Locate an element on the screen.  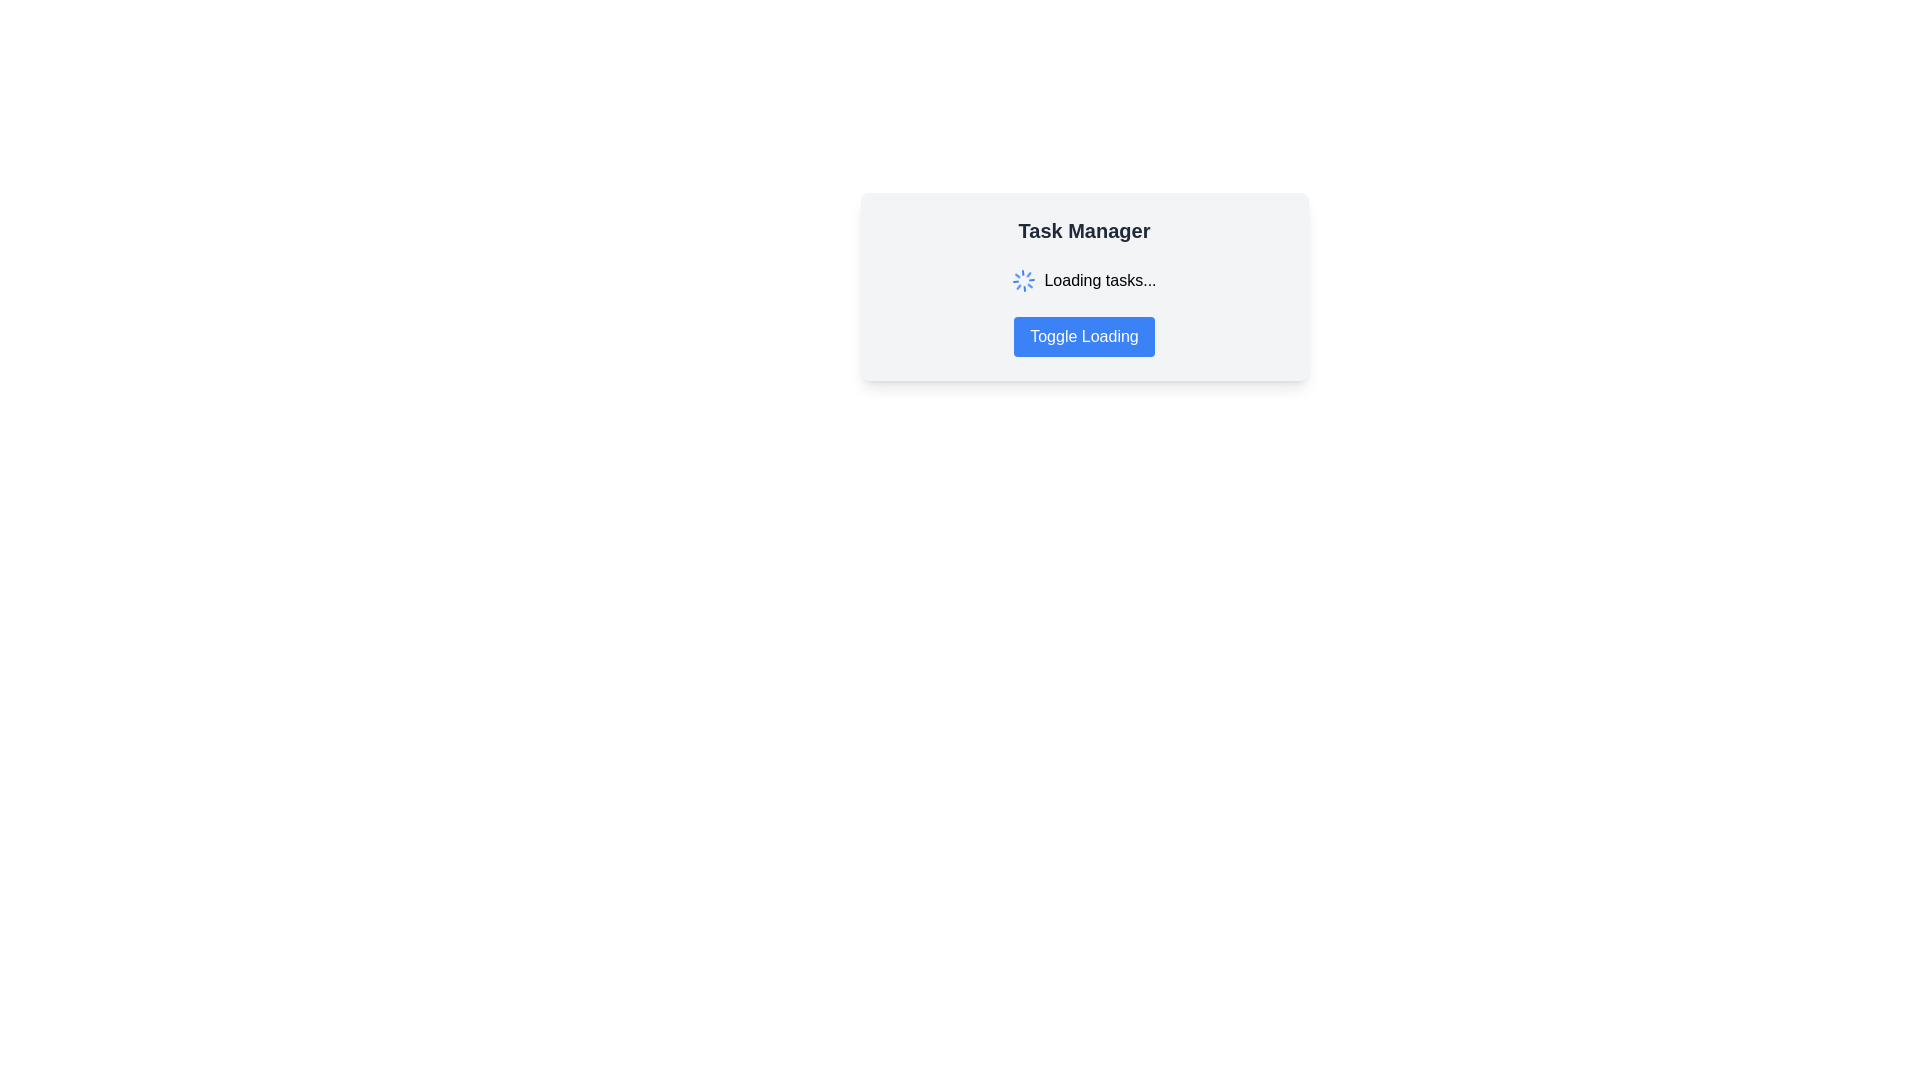
the rectangular button with a blue background and white text reading 'Toggle Loading' is located at coordinates (1083, 335).